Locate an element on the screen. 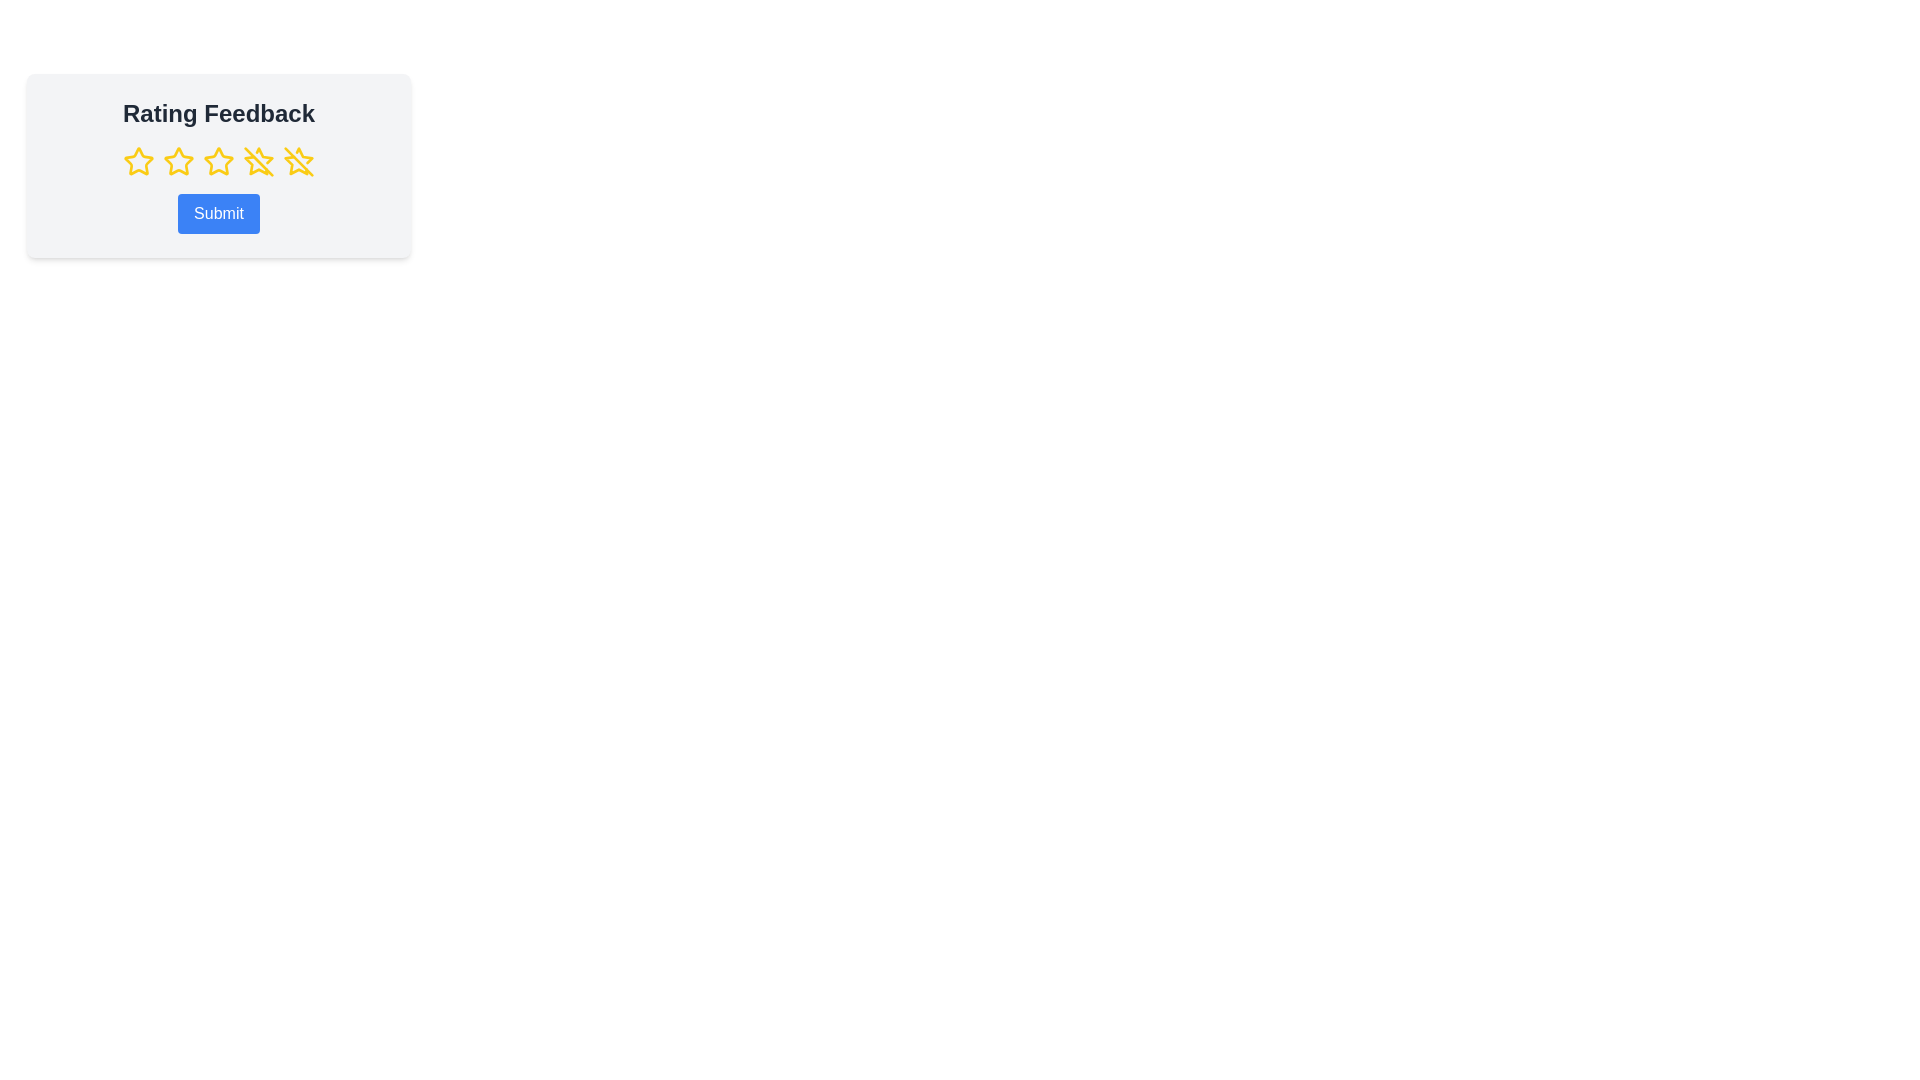  the third star in the rating system, which is a hollow star indicating it is not selected is located at coordinates (255, 164).